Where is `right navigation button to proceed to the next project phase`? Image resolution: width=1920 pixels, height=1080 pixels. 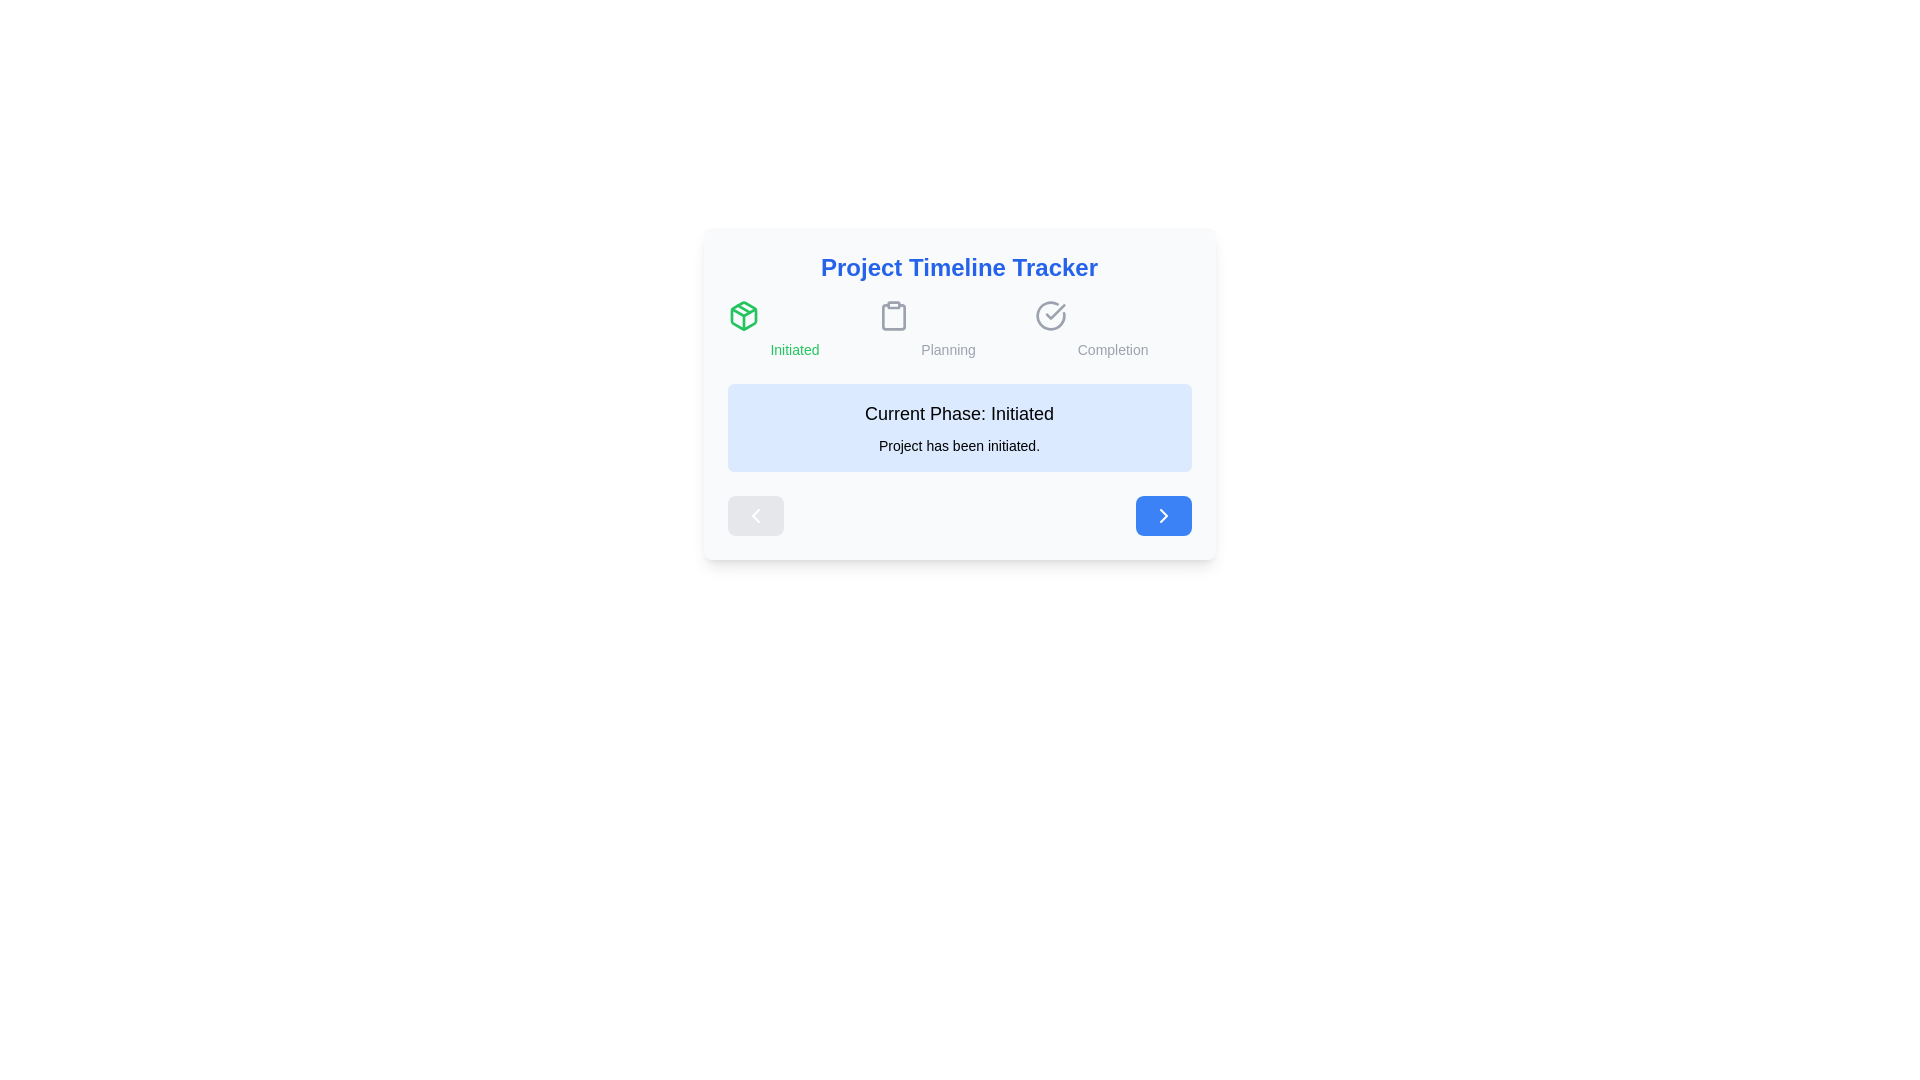 right navigation button to proceed to the next project phase is located at coordinates (1163, 515).